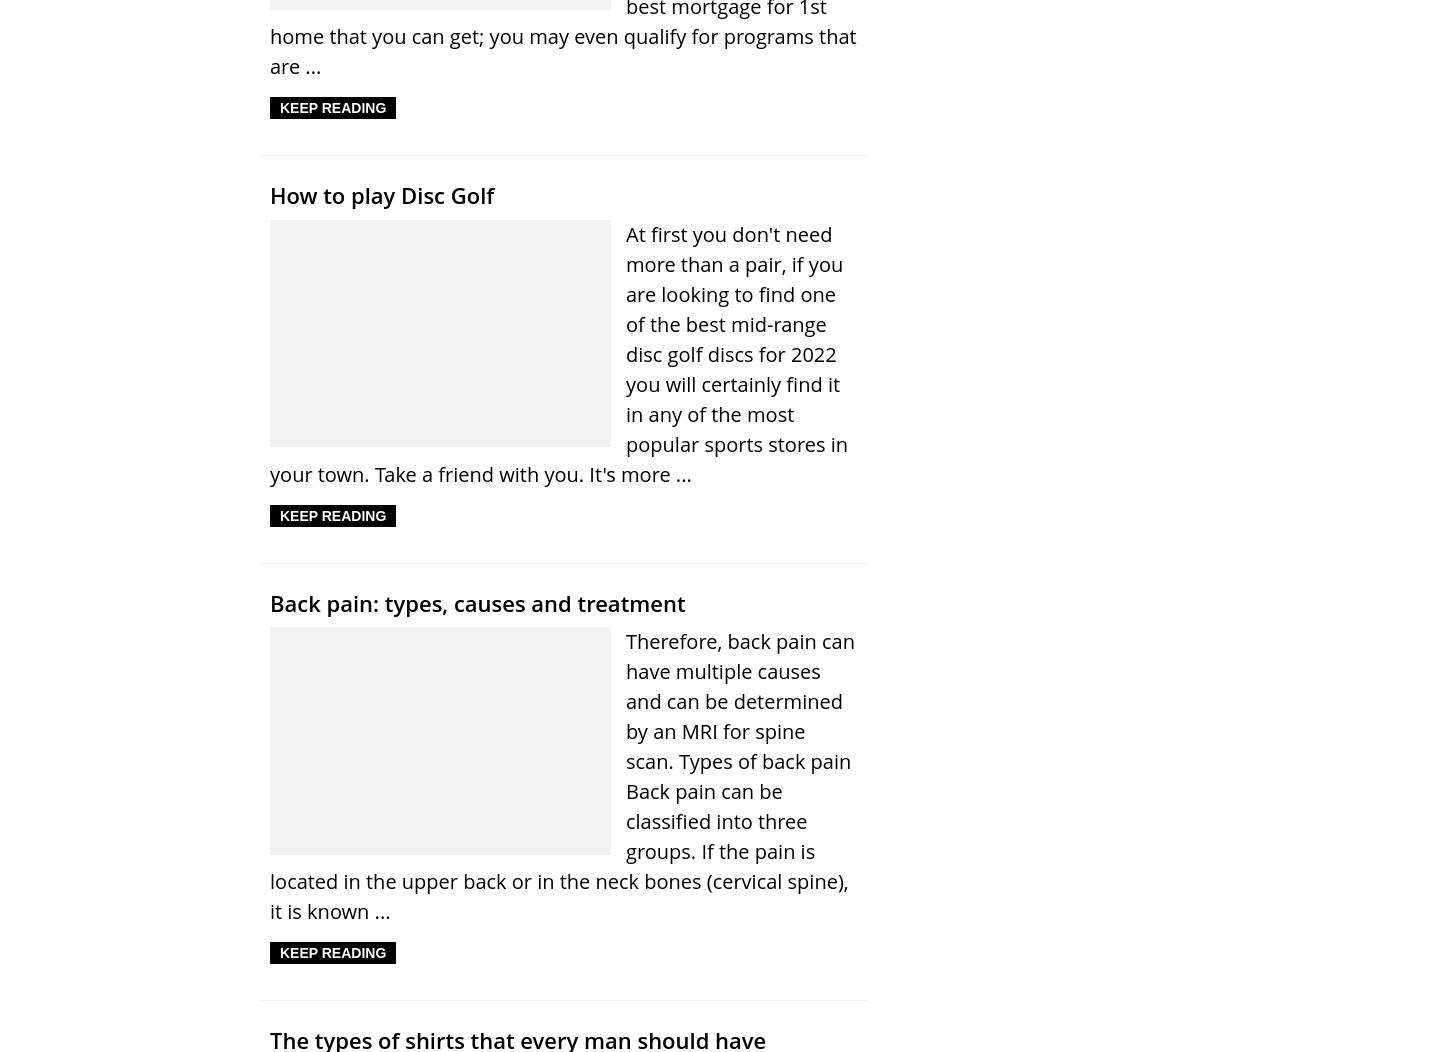 The width and height of the screenshot is (1440, 1052). I want to click on 'About', so click(680, 293).